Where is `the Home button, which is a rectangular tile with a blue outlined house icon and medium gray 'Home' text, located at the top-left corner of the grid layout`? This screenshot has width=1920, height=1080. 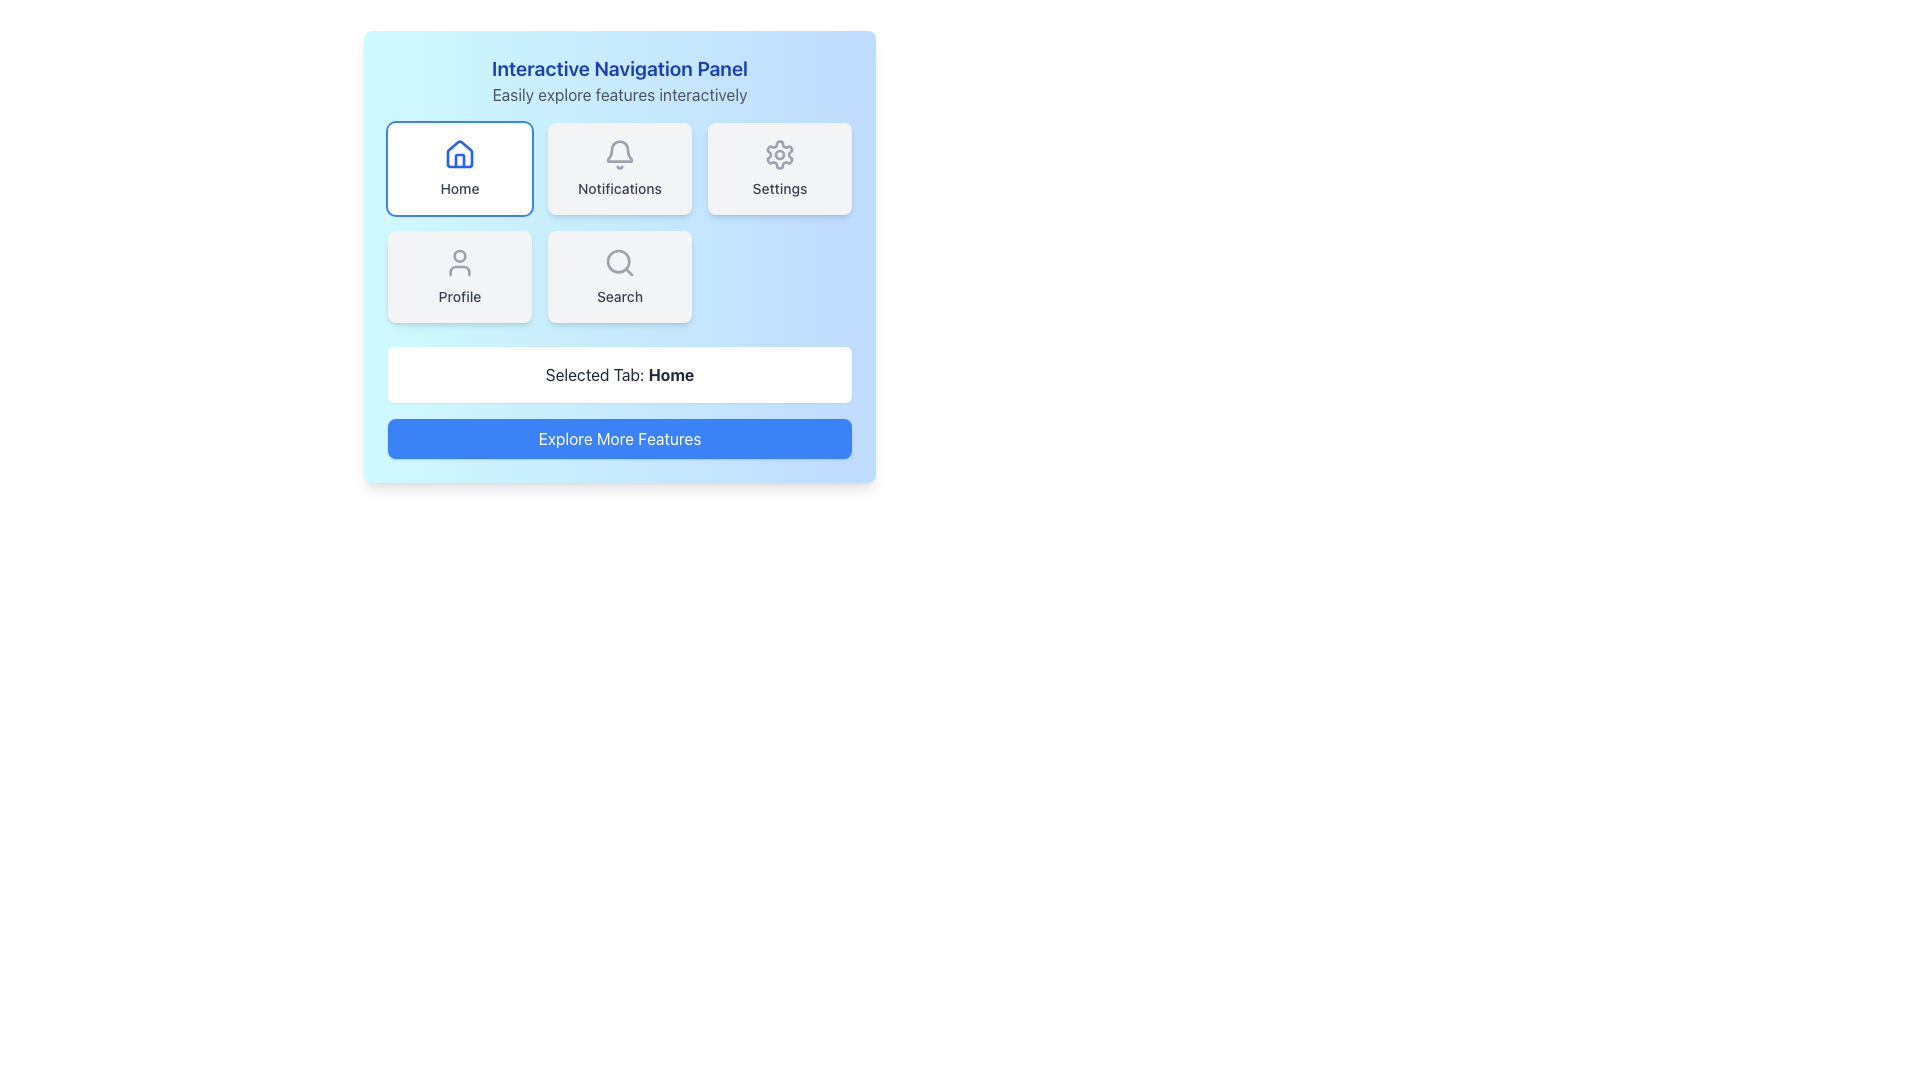
the Home button, which is a rectangular tile with a blue outlined house icon and medium gray 'Home' text, located at the top-left corner of the grid layout is located at coordinates (459, 168).